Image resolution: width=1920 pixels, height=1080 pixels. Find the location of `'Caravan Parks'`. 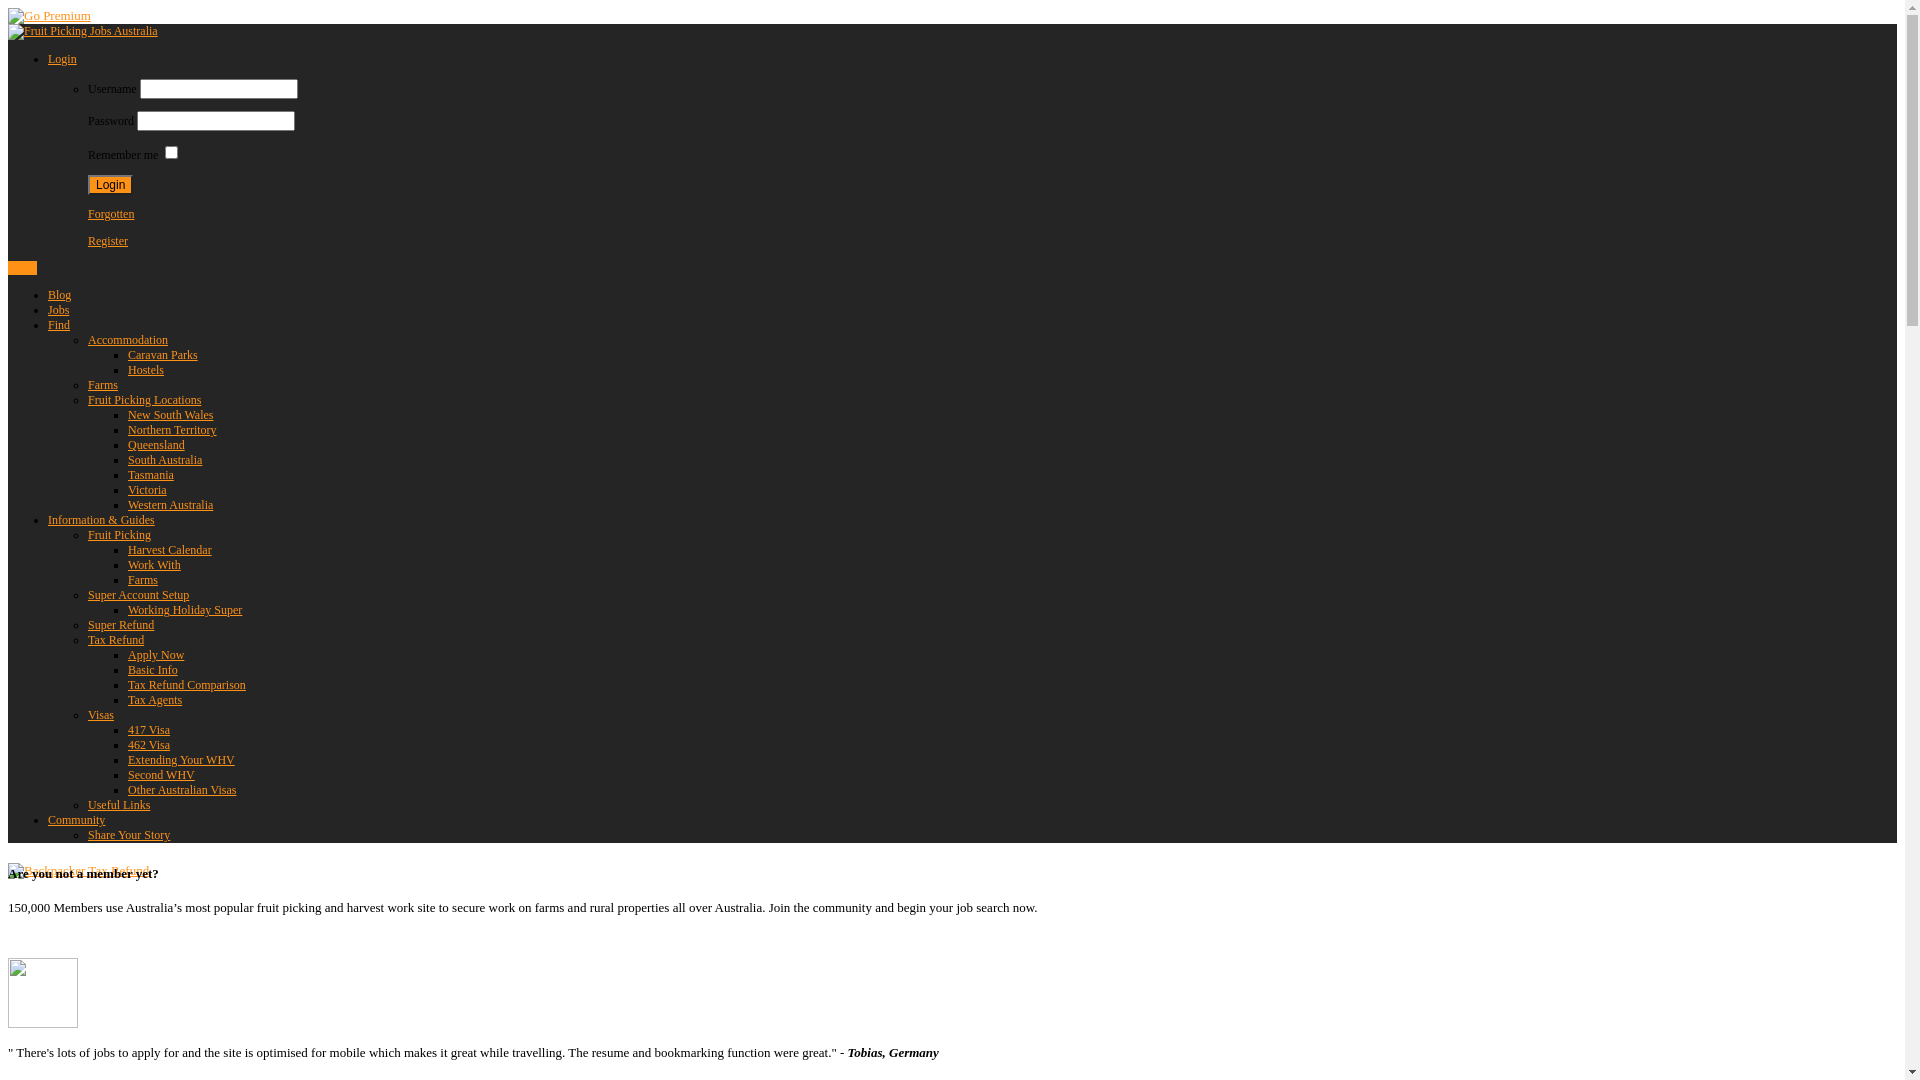

'Caravan Parks' is located at coordinates (163, 353).